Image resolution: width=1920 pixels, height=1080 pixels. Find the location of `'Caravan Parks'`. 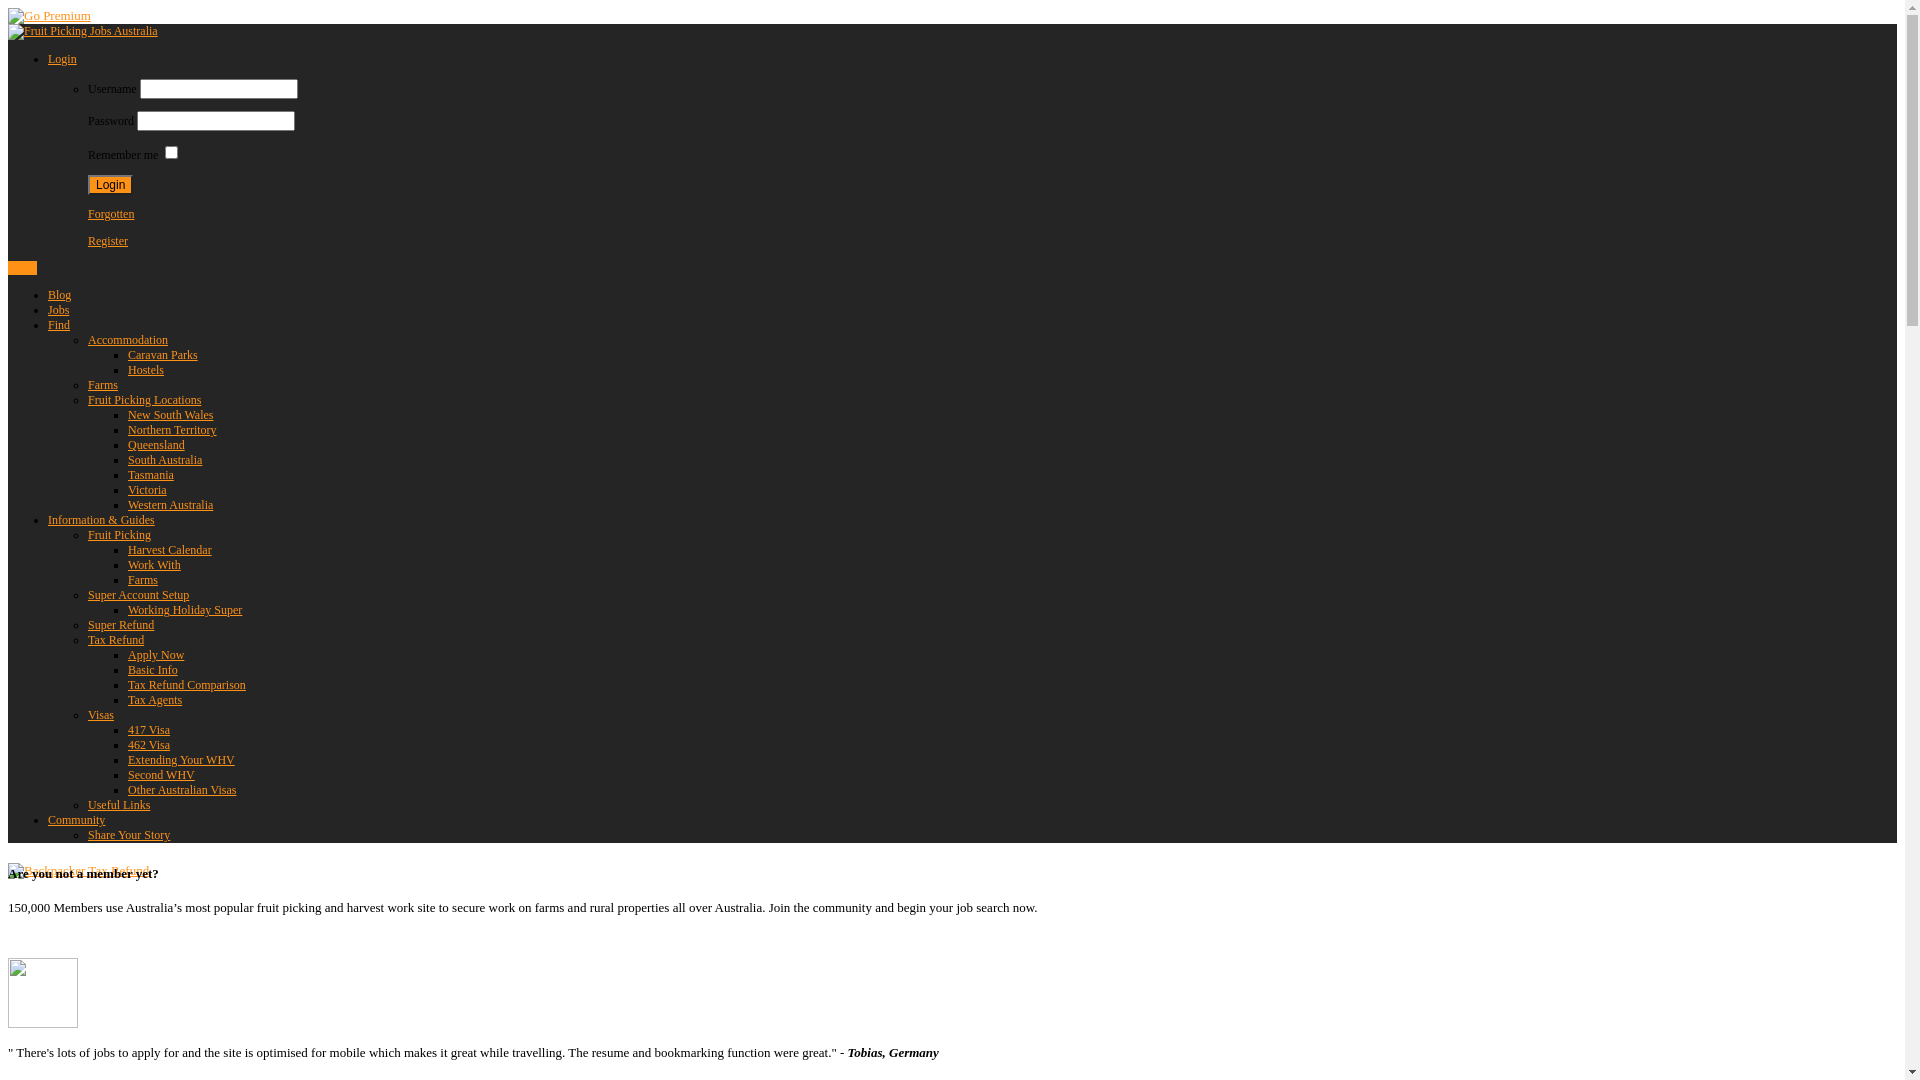

'Caravan Parks' is located at coordinates (163, 353).